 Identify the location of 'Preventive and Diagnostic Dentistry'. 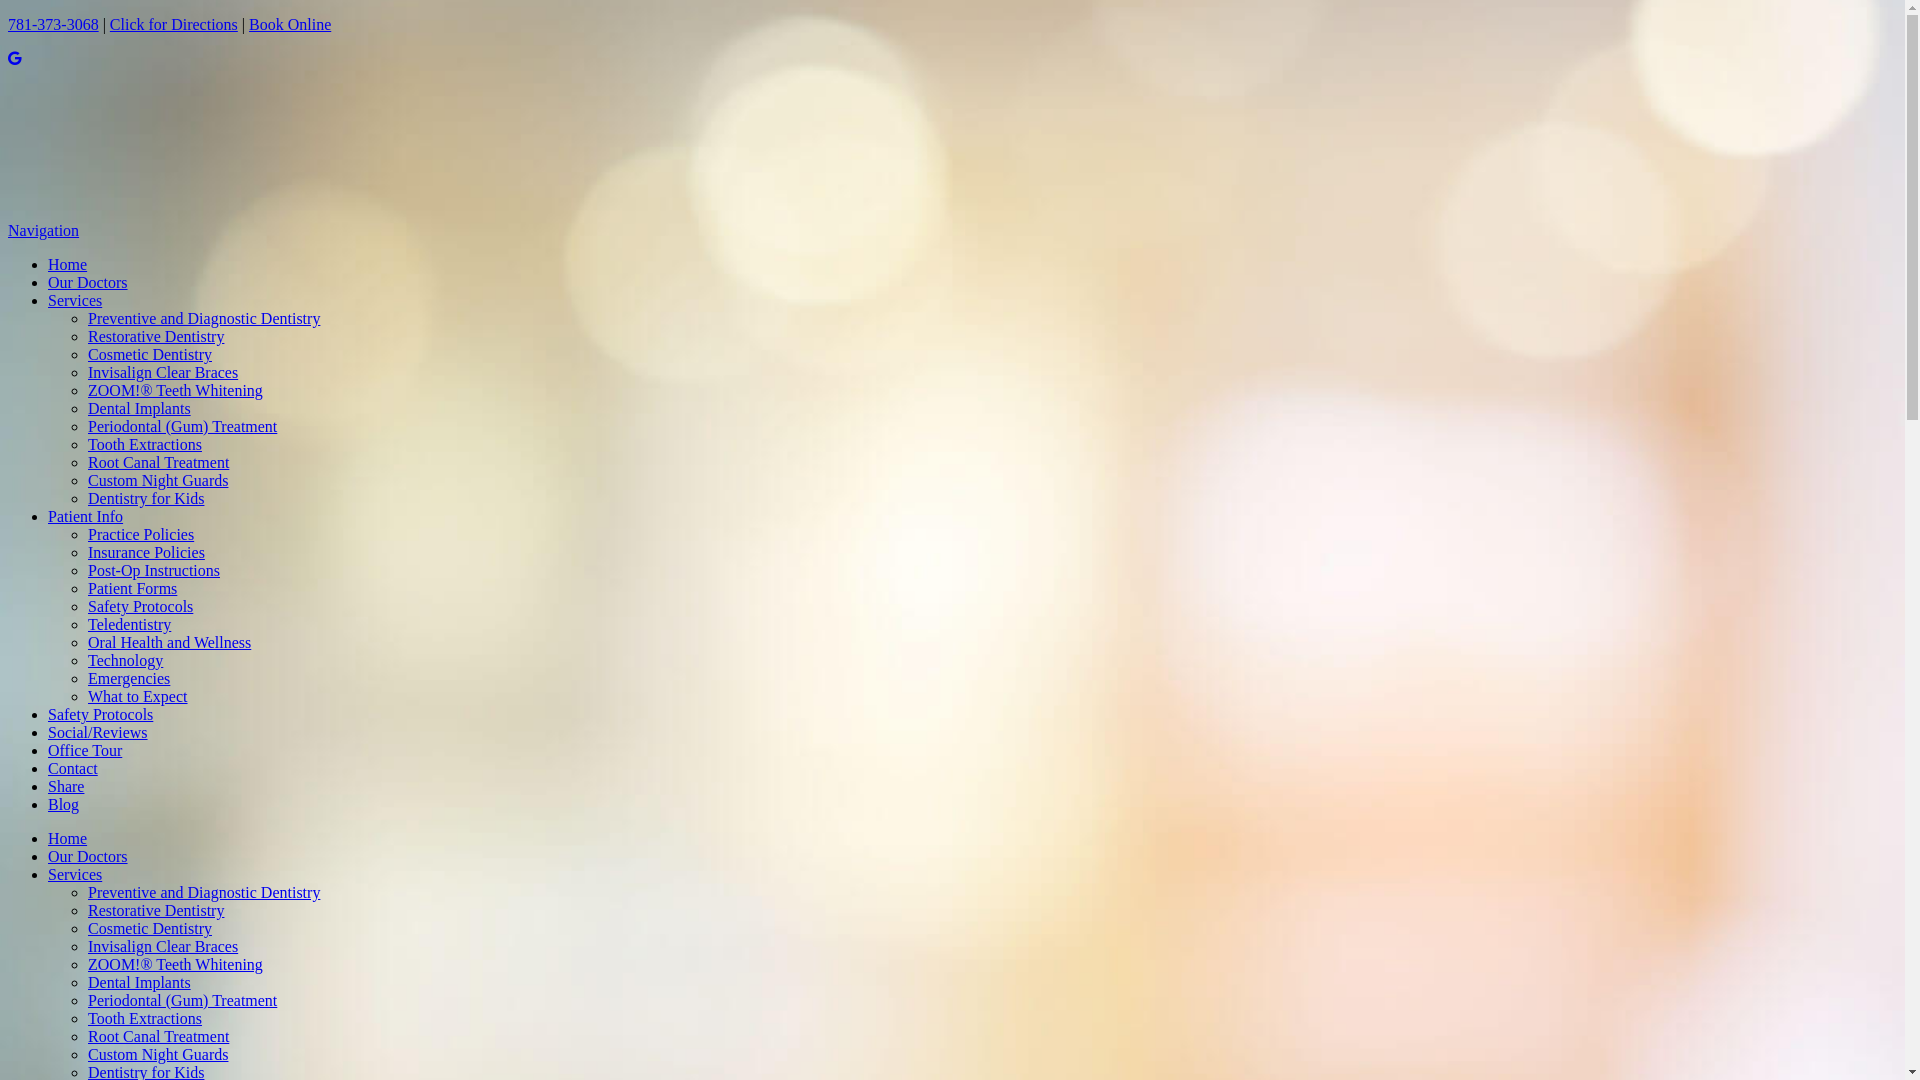
(86, 891).